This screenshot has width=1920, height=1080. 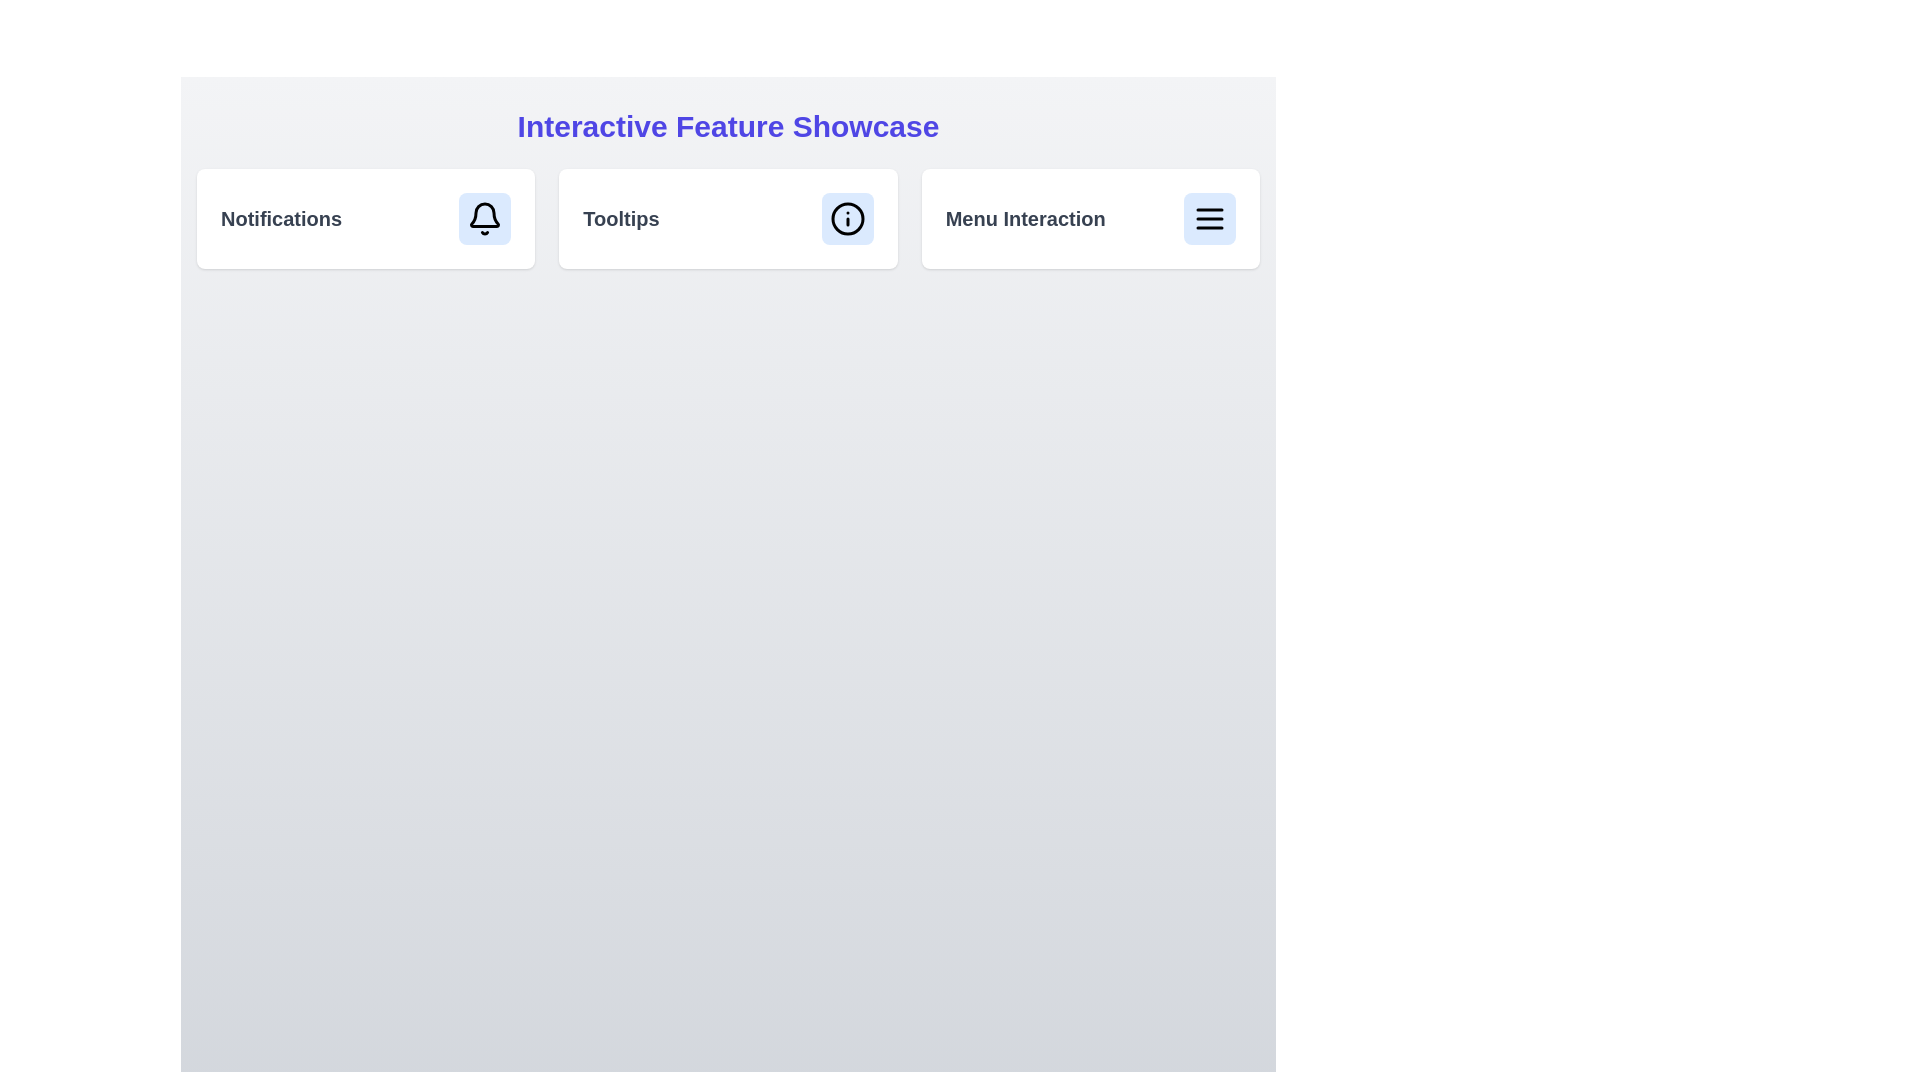 What do you see at coordinates (847, 219) in the screenshot?
I see `the information icon, characterized by a circular shape with an 'i' character, located in the center region of the 'Tooltip' section within the second card of the topmost panel` at bounding box center [847, 219].